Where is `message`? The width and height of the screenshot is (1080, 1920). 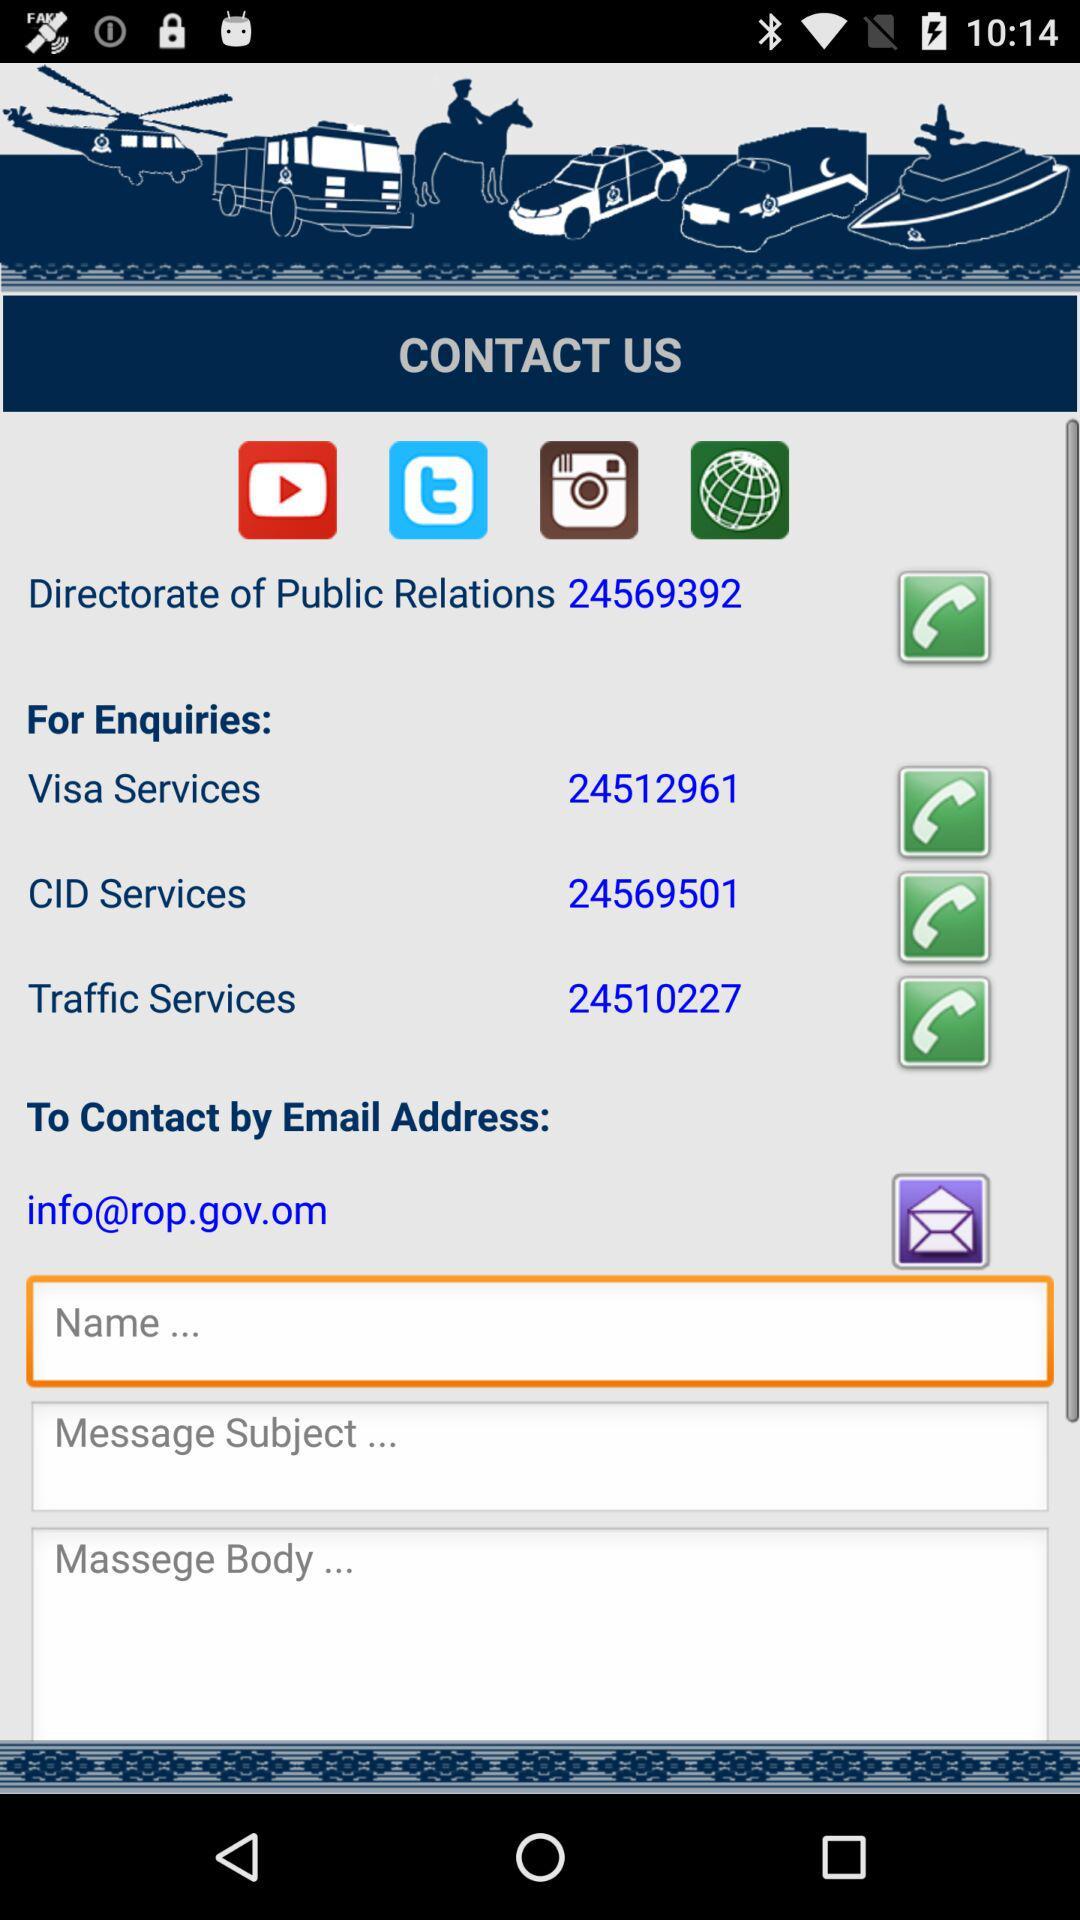 message is located at coordinates (540, 1633).